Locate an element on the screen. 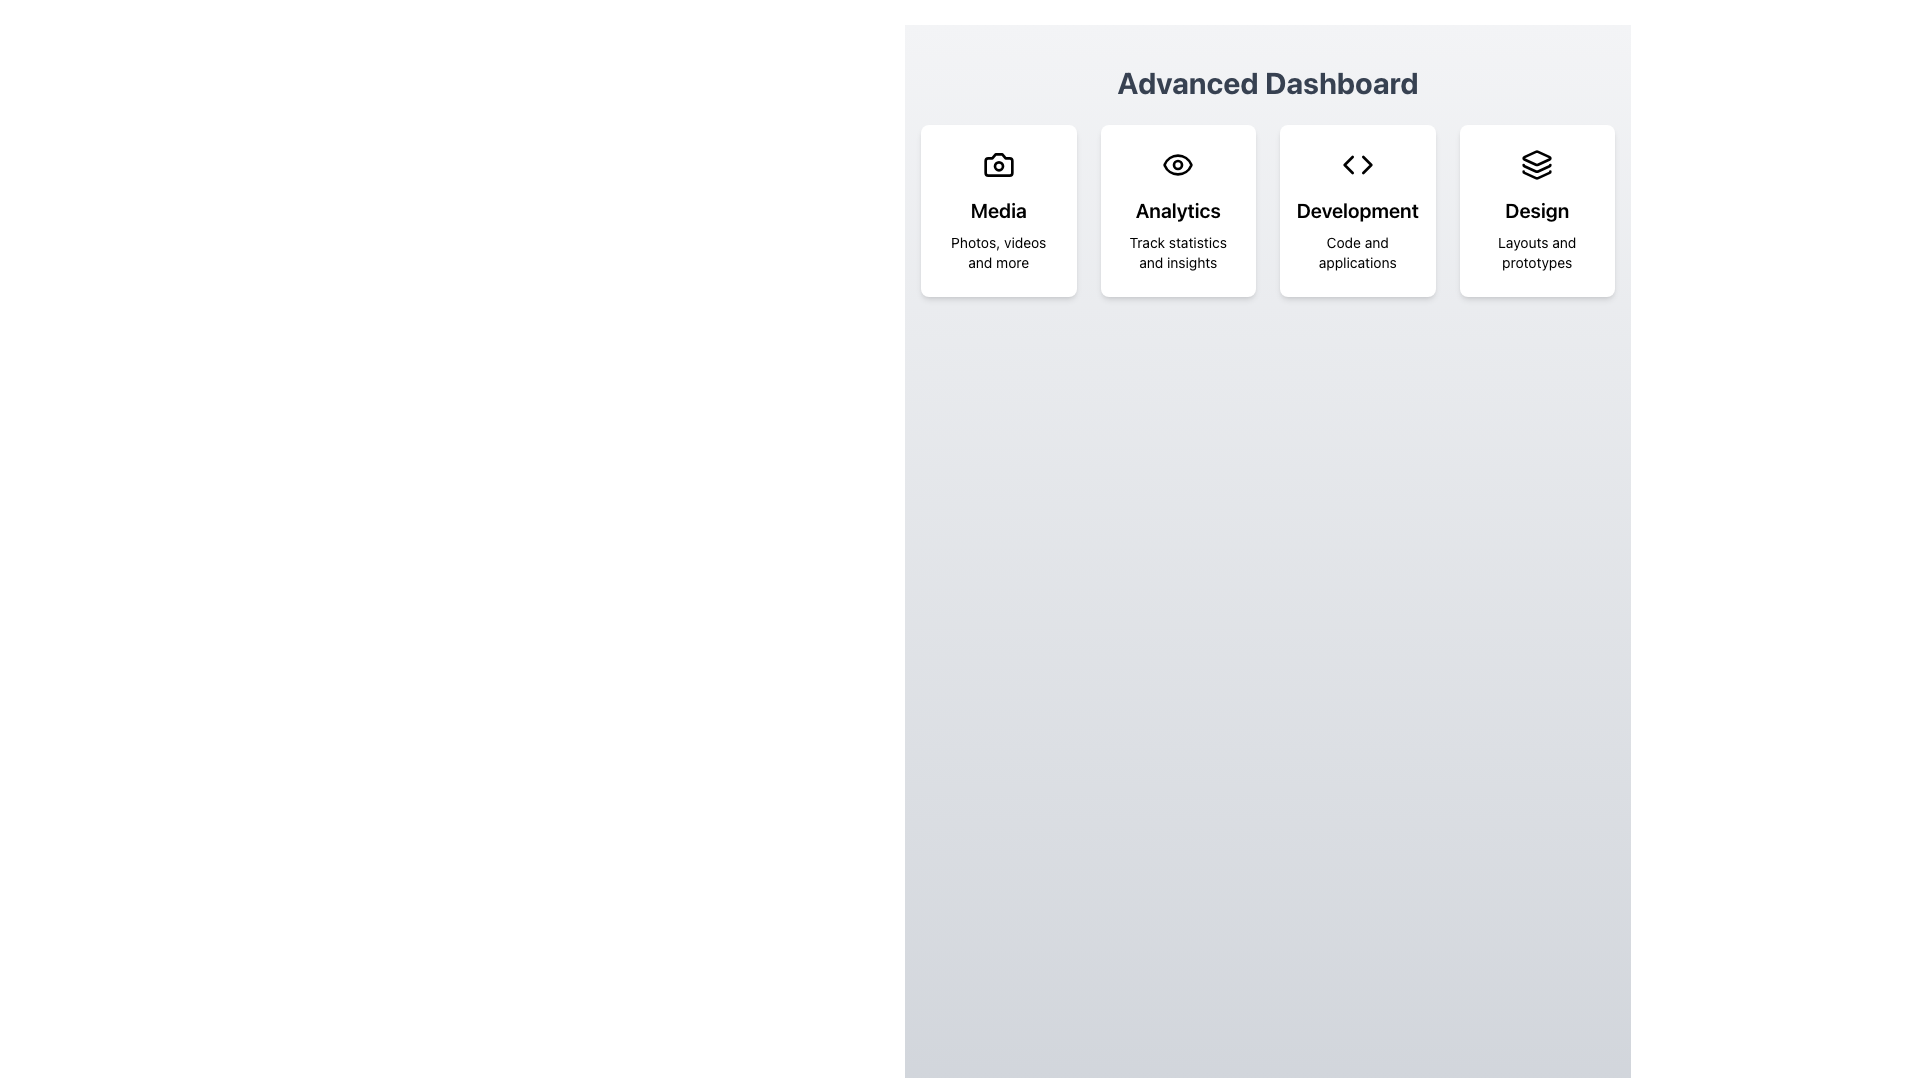  the left-pointing chevron arrow icon within the 'Development' card on the dashboard interface is located at coordinates (1348, 164).